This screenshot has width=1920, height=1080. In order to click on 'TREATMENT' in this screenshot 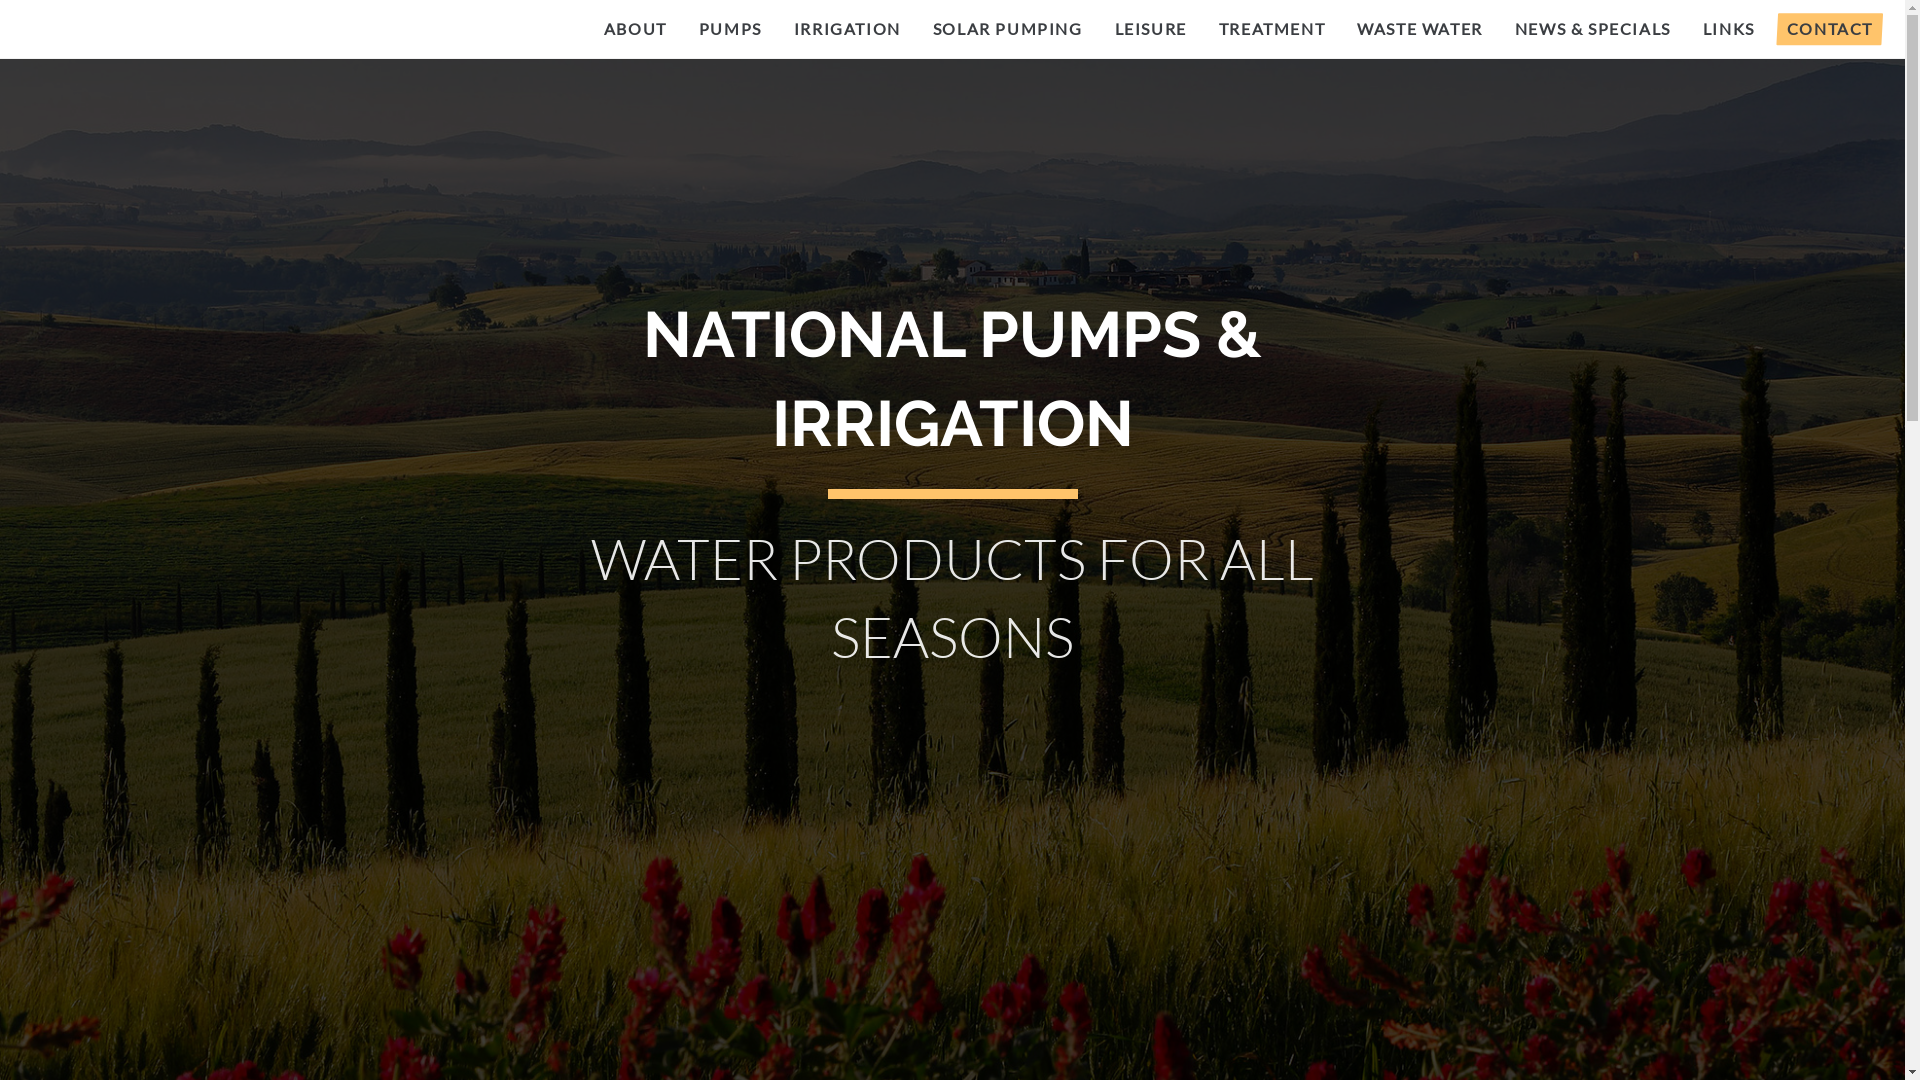, I will do `click(1271, 29)`.